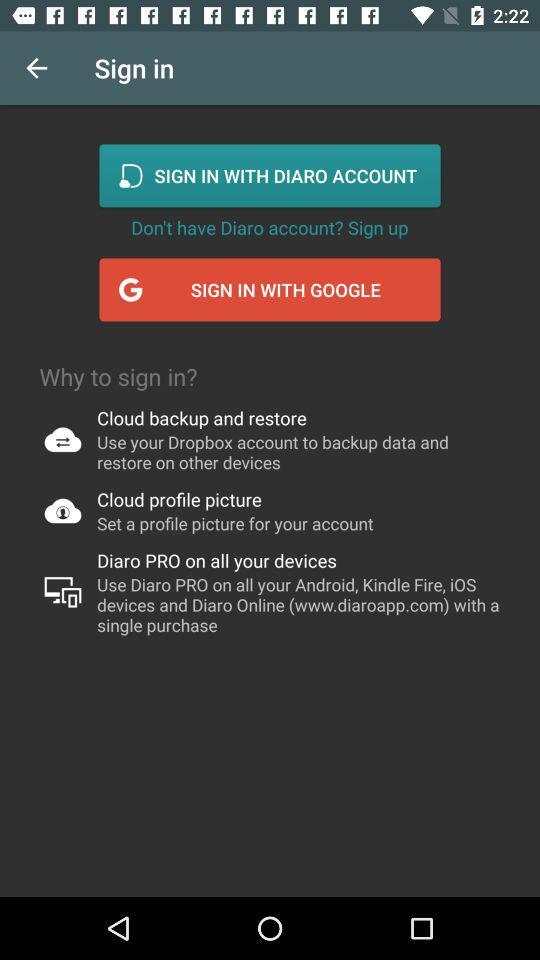 Image resolution: width=540 pixels, height=960 pixels. I want to click on the logo beside cloud, so click(63, 439).